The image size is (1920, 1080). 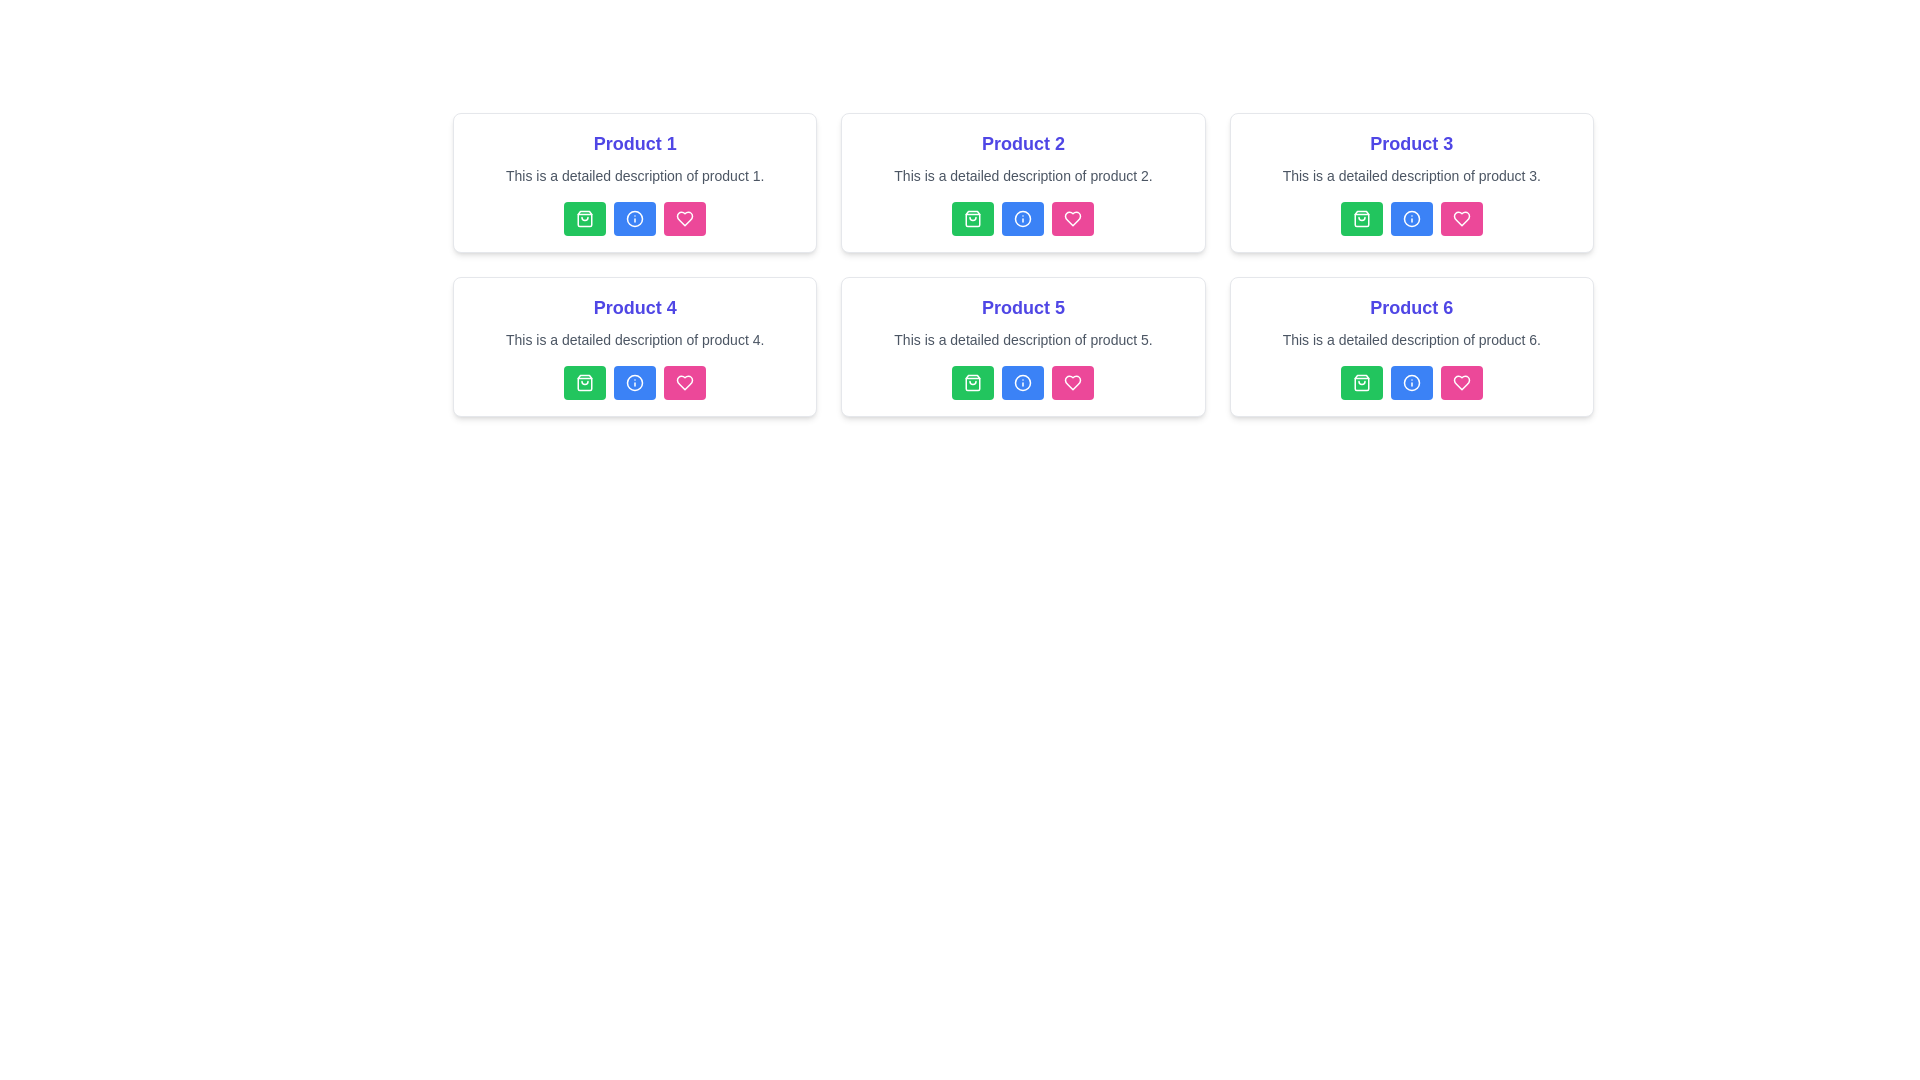 I want to click on the rightmost button in the button group at the bottom of the 'Product 1' card to mark the product as a favorite or add it to a wishlist, so click(x=685, y=219).